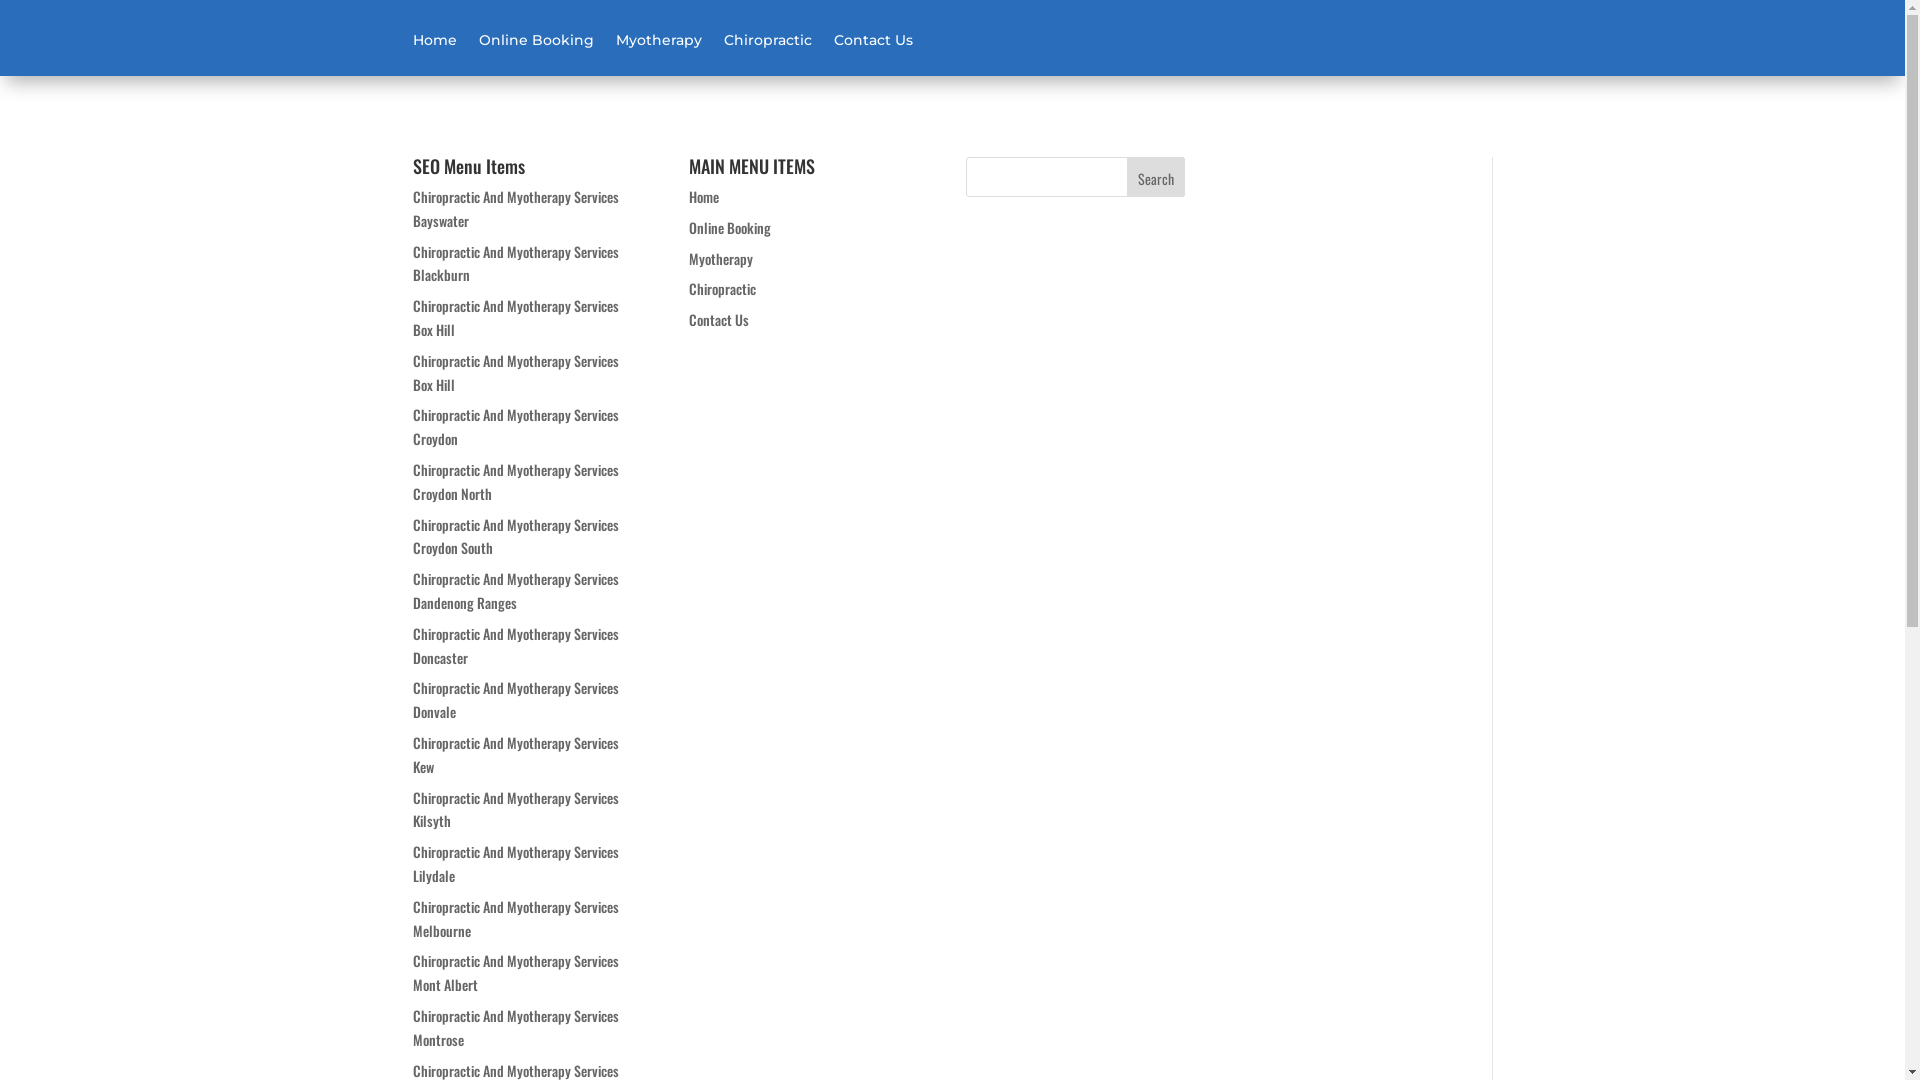 The height and width of the screenshot is (1080, 1920). Describe the element at coordinates (514, 862) in the screenshot. I see `'Chiropractic And Myotherapy Services Lilydale'` at that location.